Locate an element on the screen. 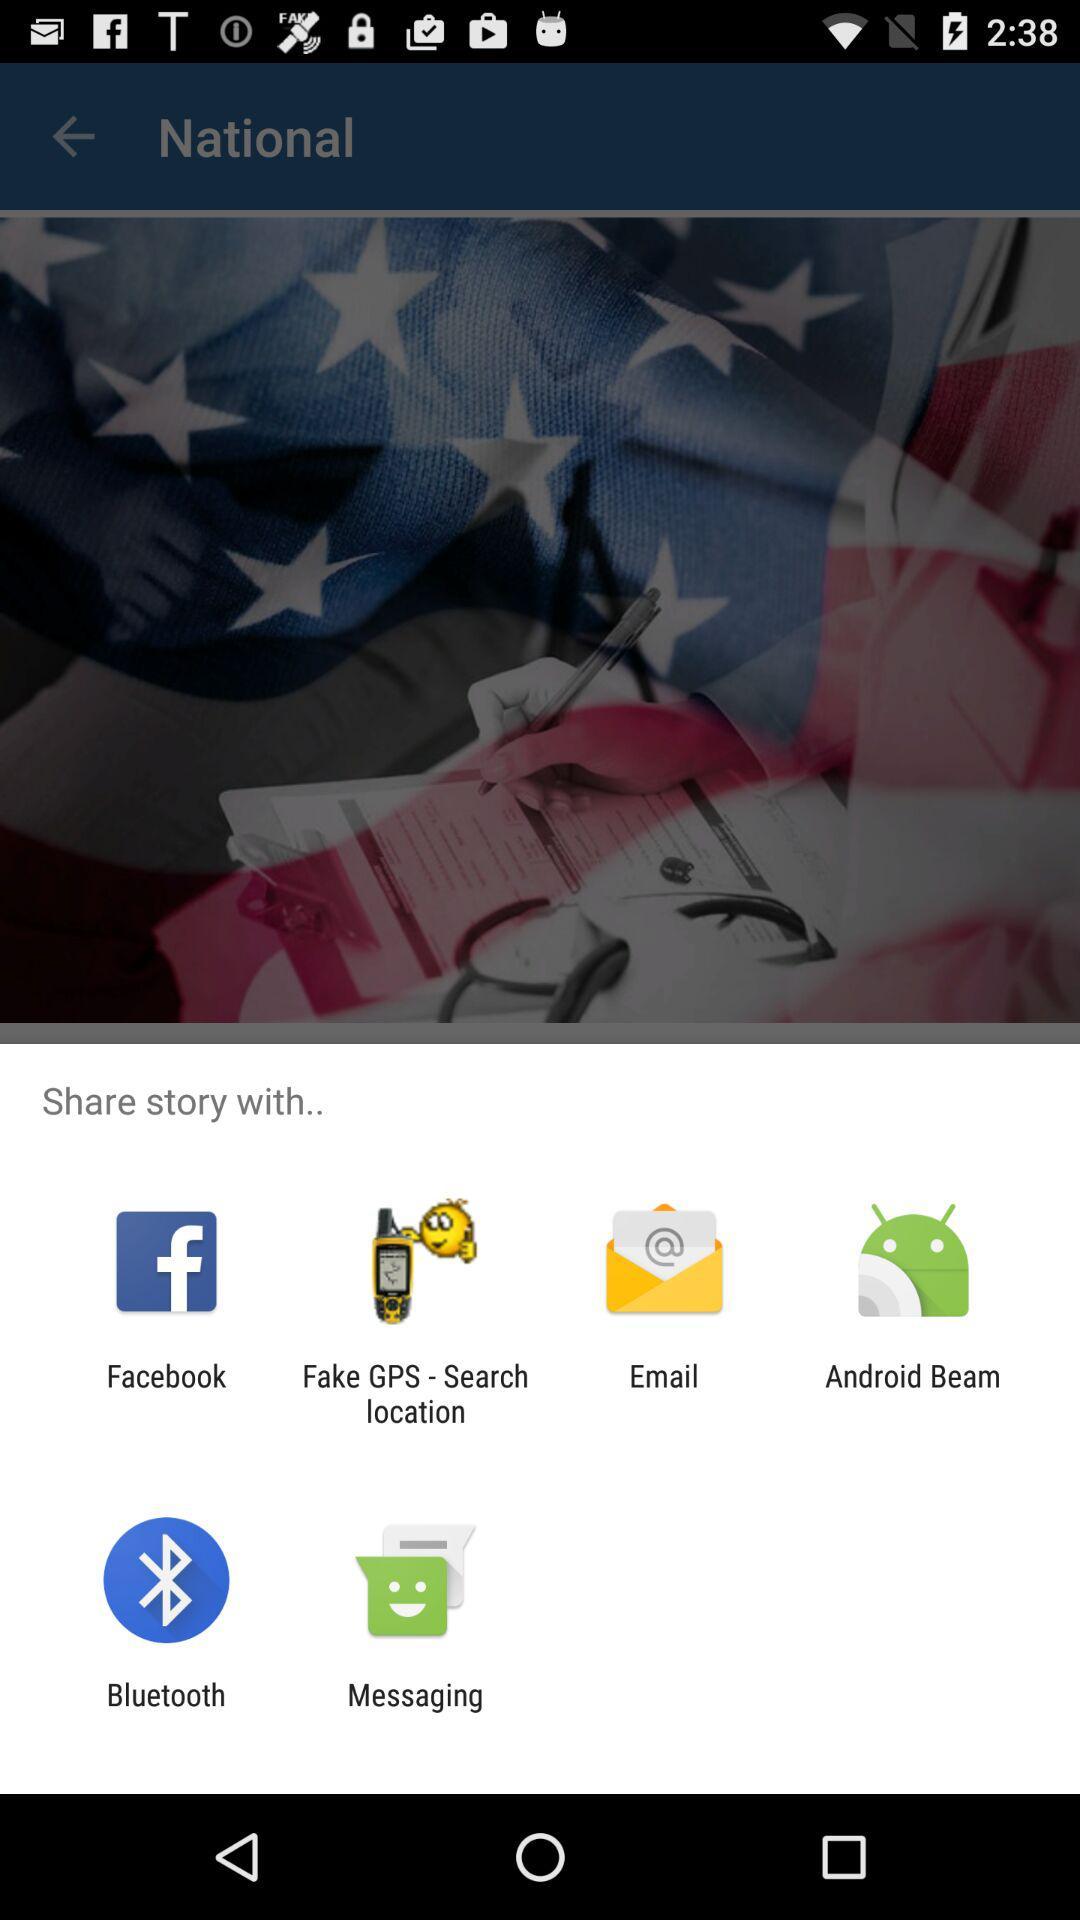 This screenshot has height=1920, width=1080. the app to the right of facebook item is located at coordinates (414, 1392).